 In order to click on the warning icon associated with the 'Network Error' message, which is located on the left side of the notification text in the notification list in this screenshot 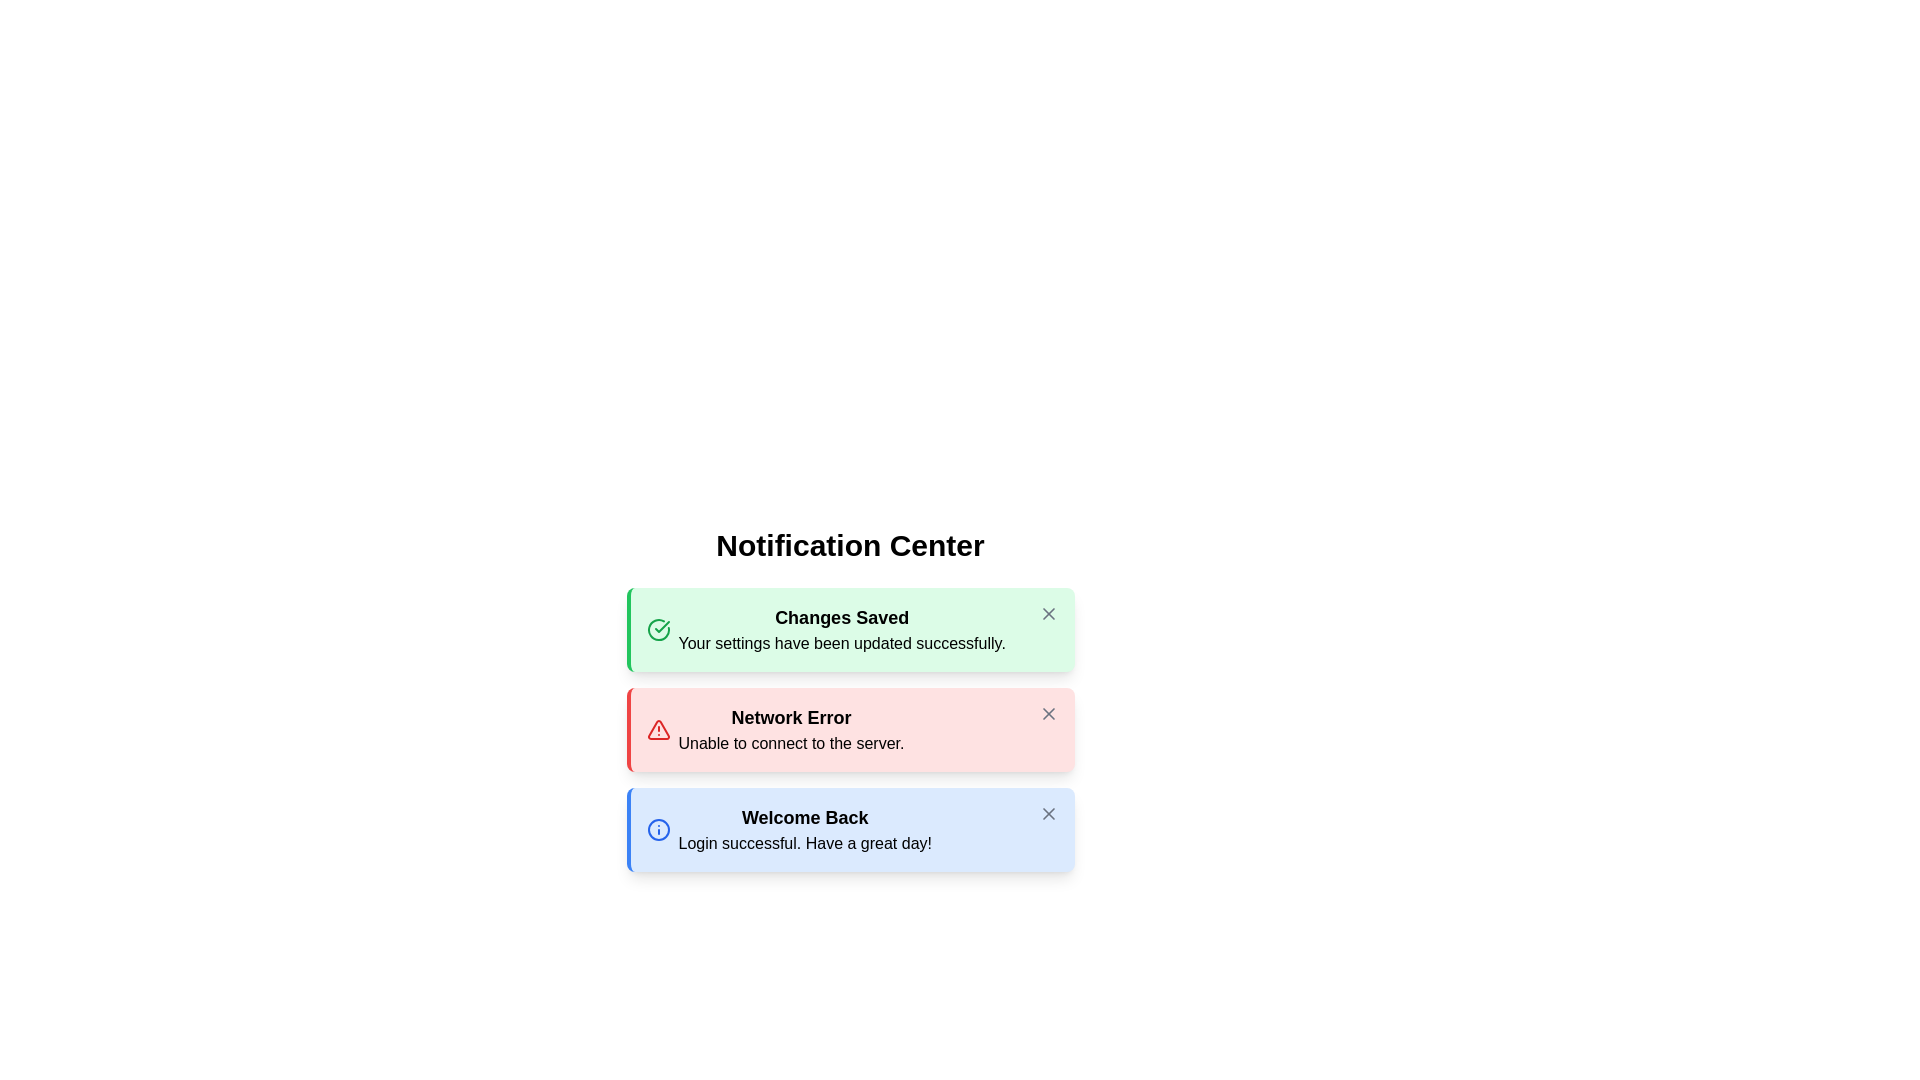, I will do `click(658, 729)`.